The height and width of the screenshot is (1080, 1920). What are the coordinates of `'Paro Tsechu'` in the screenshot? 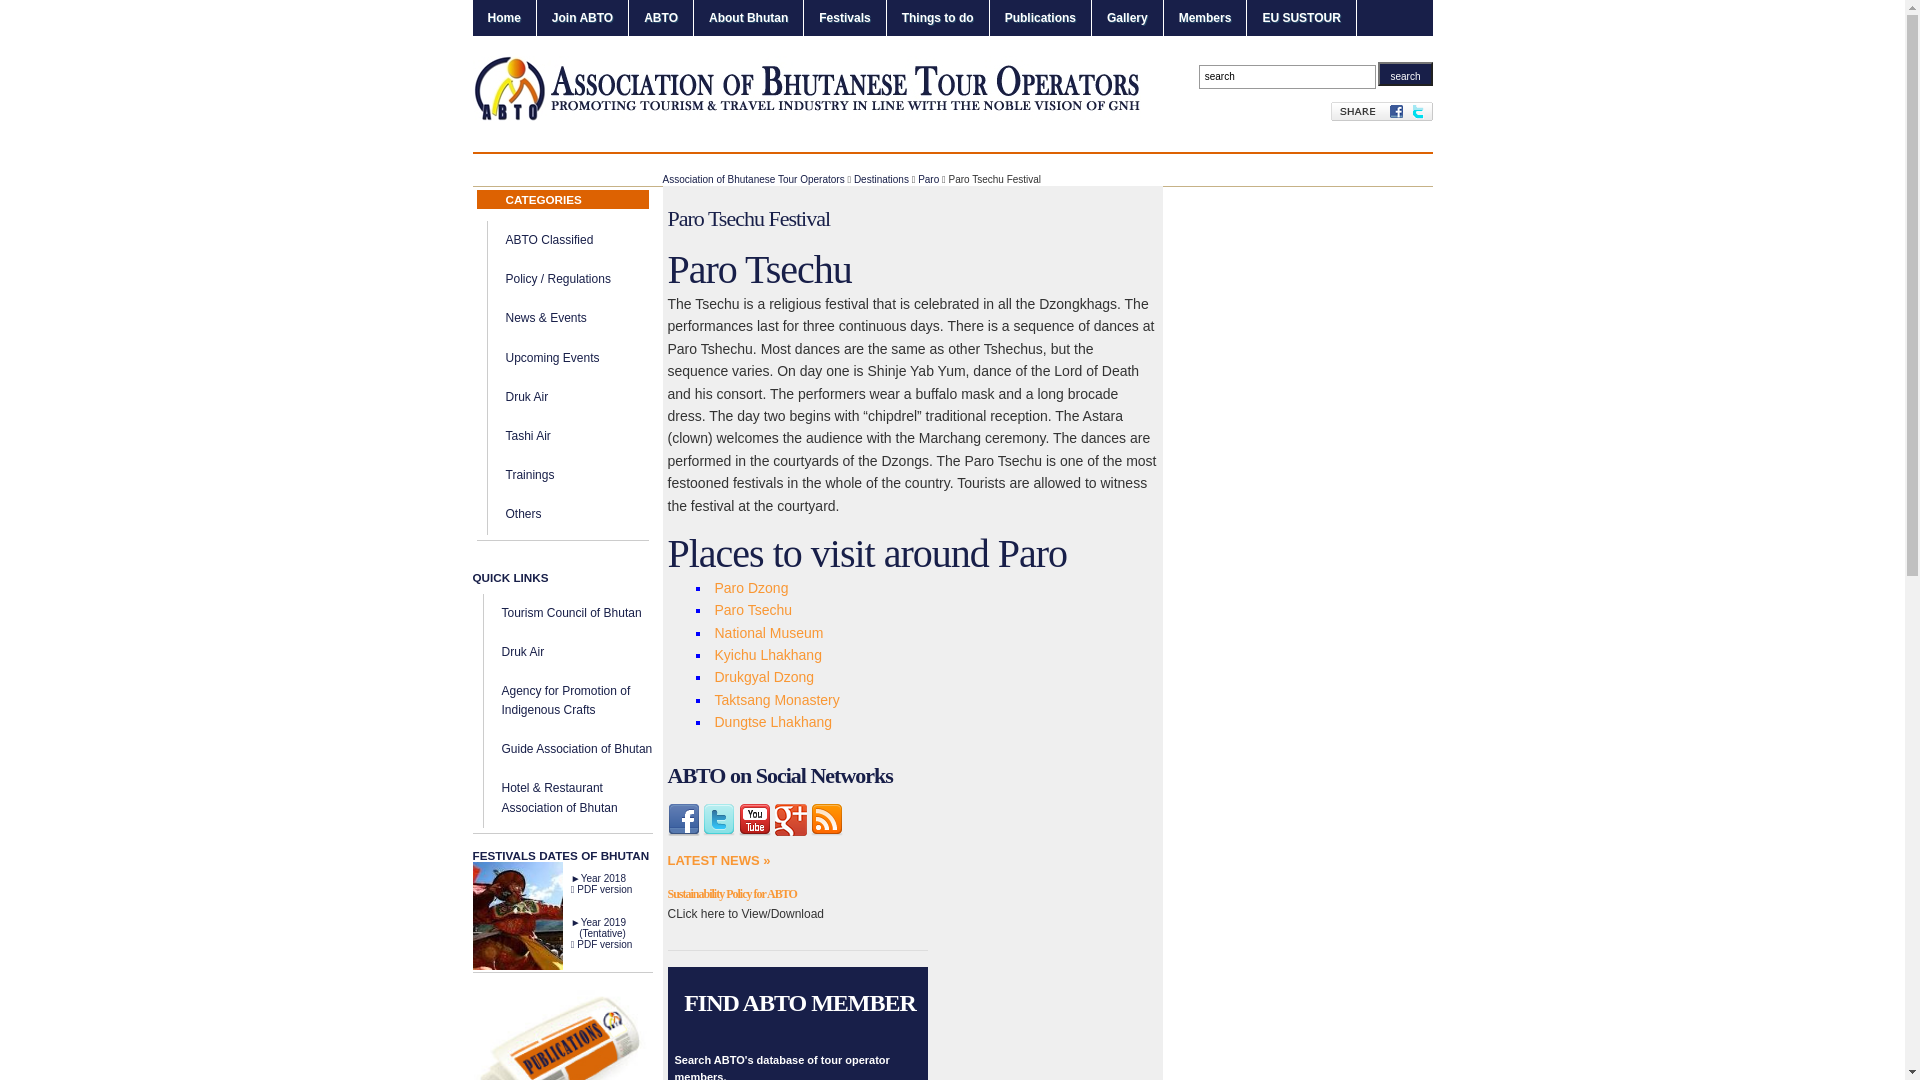 It's located at (752, 608).